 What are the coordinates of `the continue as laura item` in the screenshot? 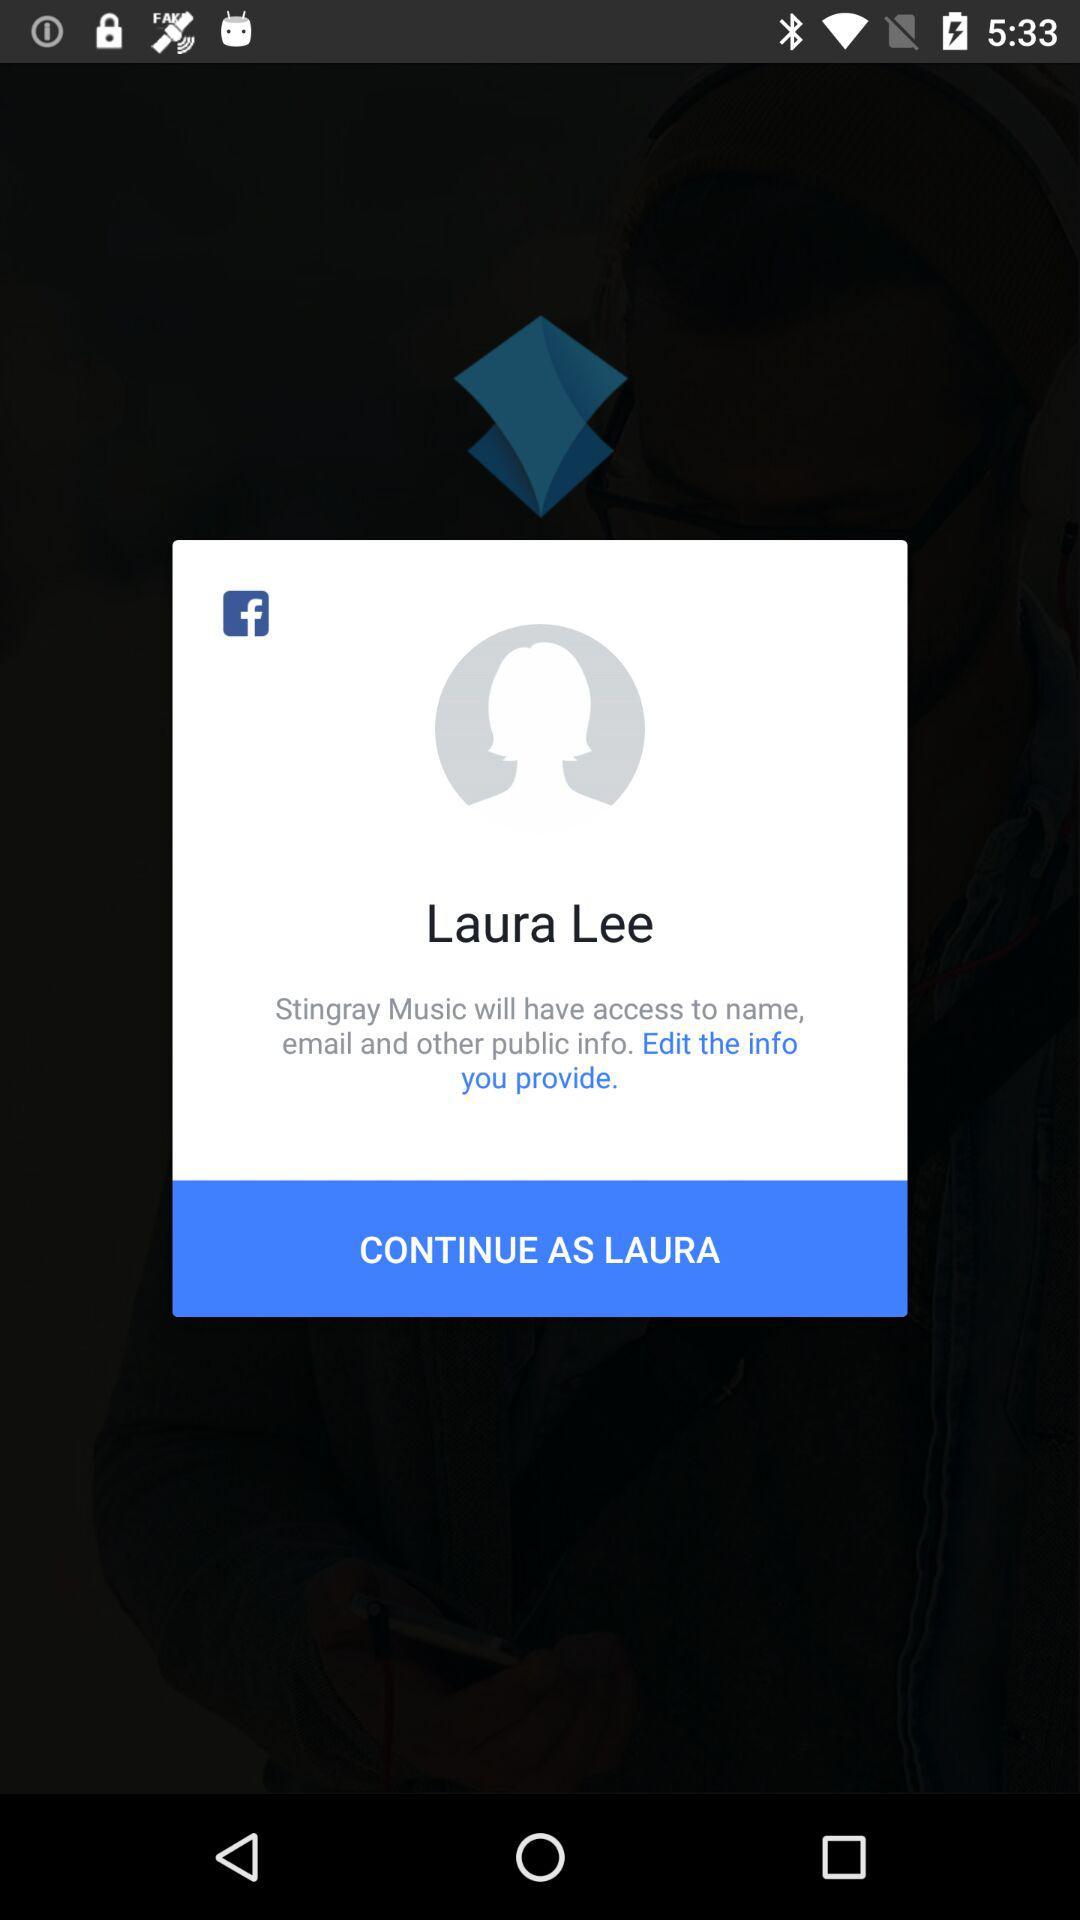 It's located at (540, 1247).